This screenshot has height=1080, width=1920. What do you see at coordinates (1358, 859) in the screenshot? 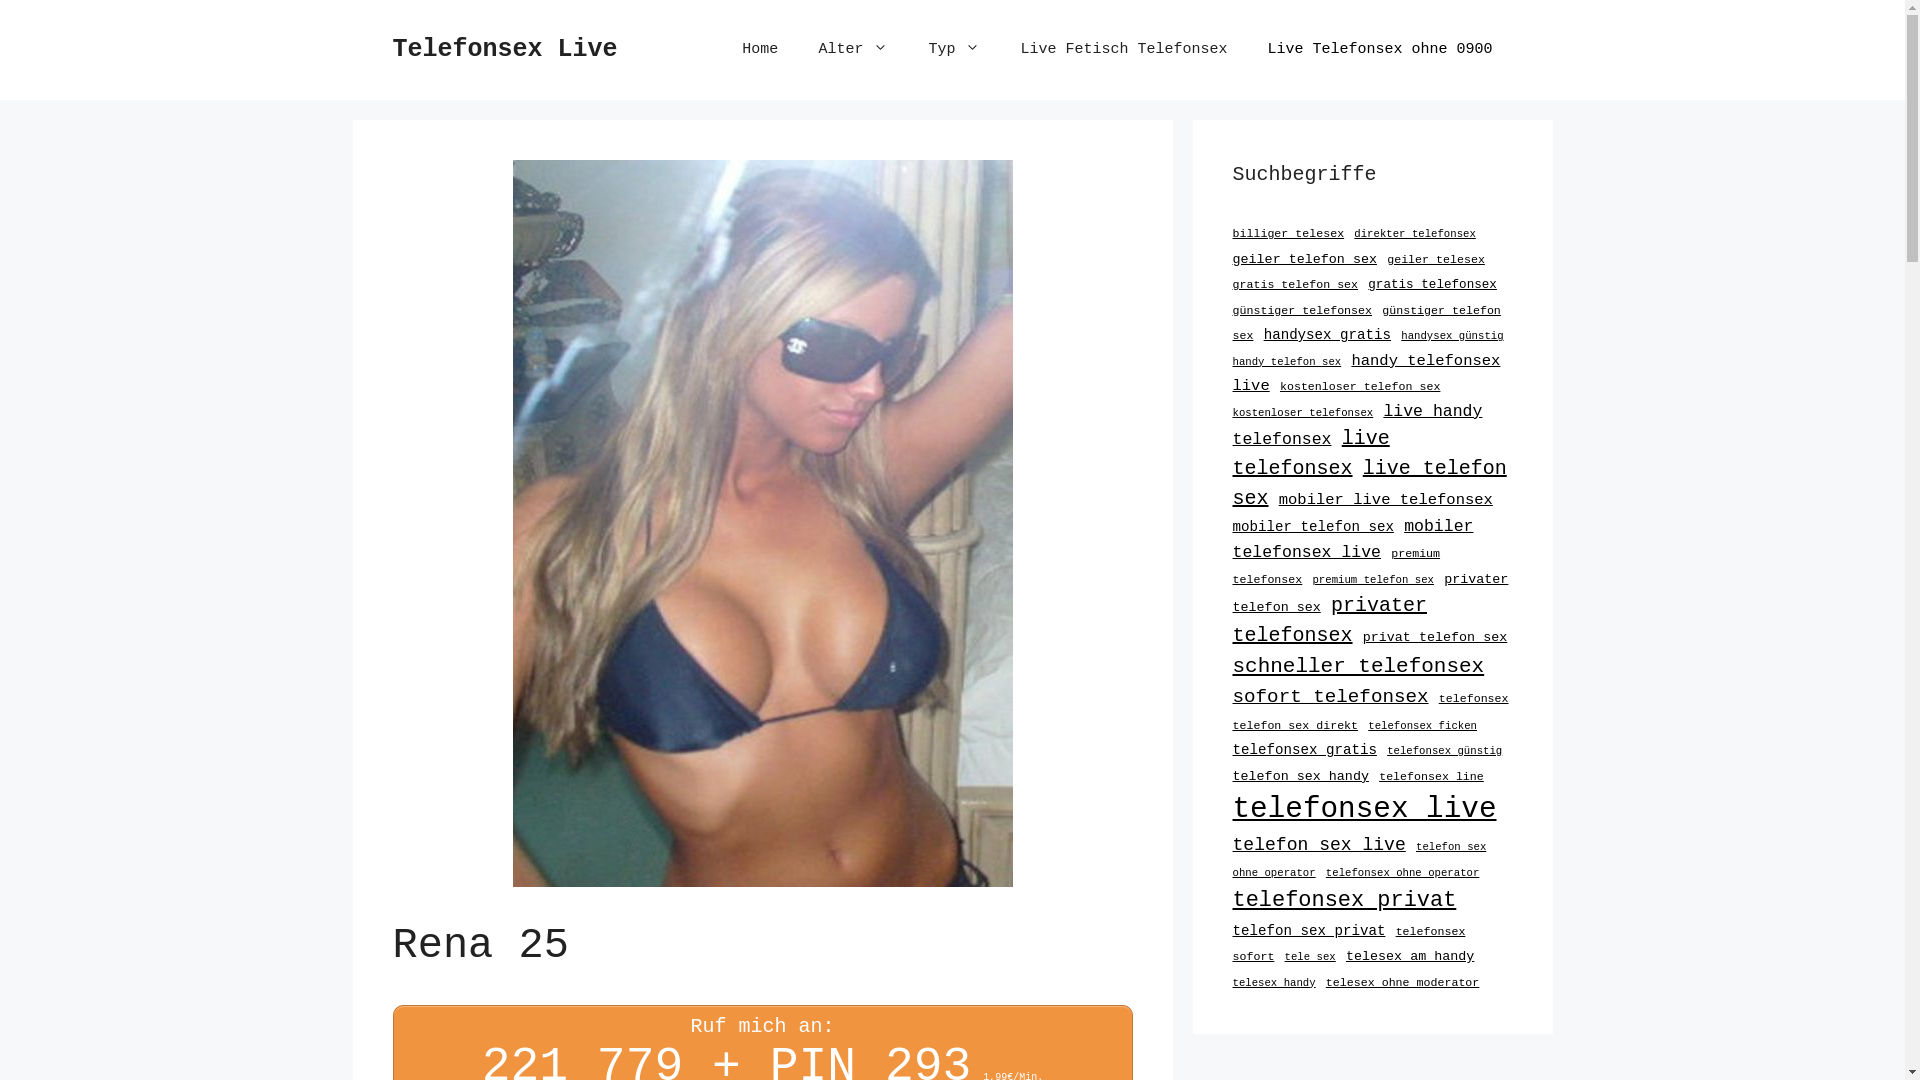
I see `'telefon sex ohne operator'` at bounding box center [1358, 859].